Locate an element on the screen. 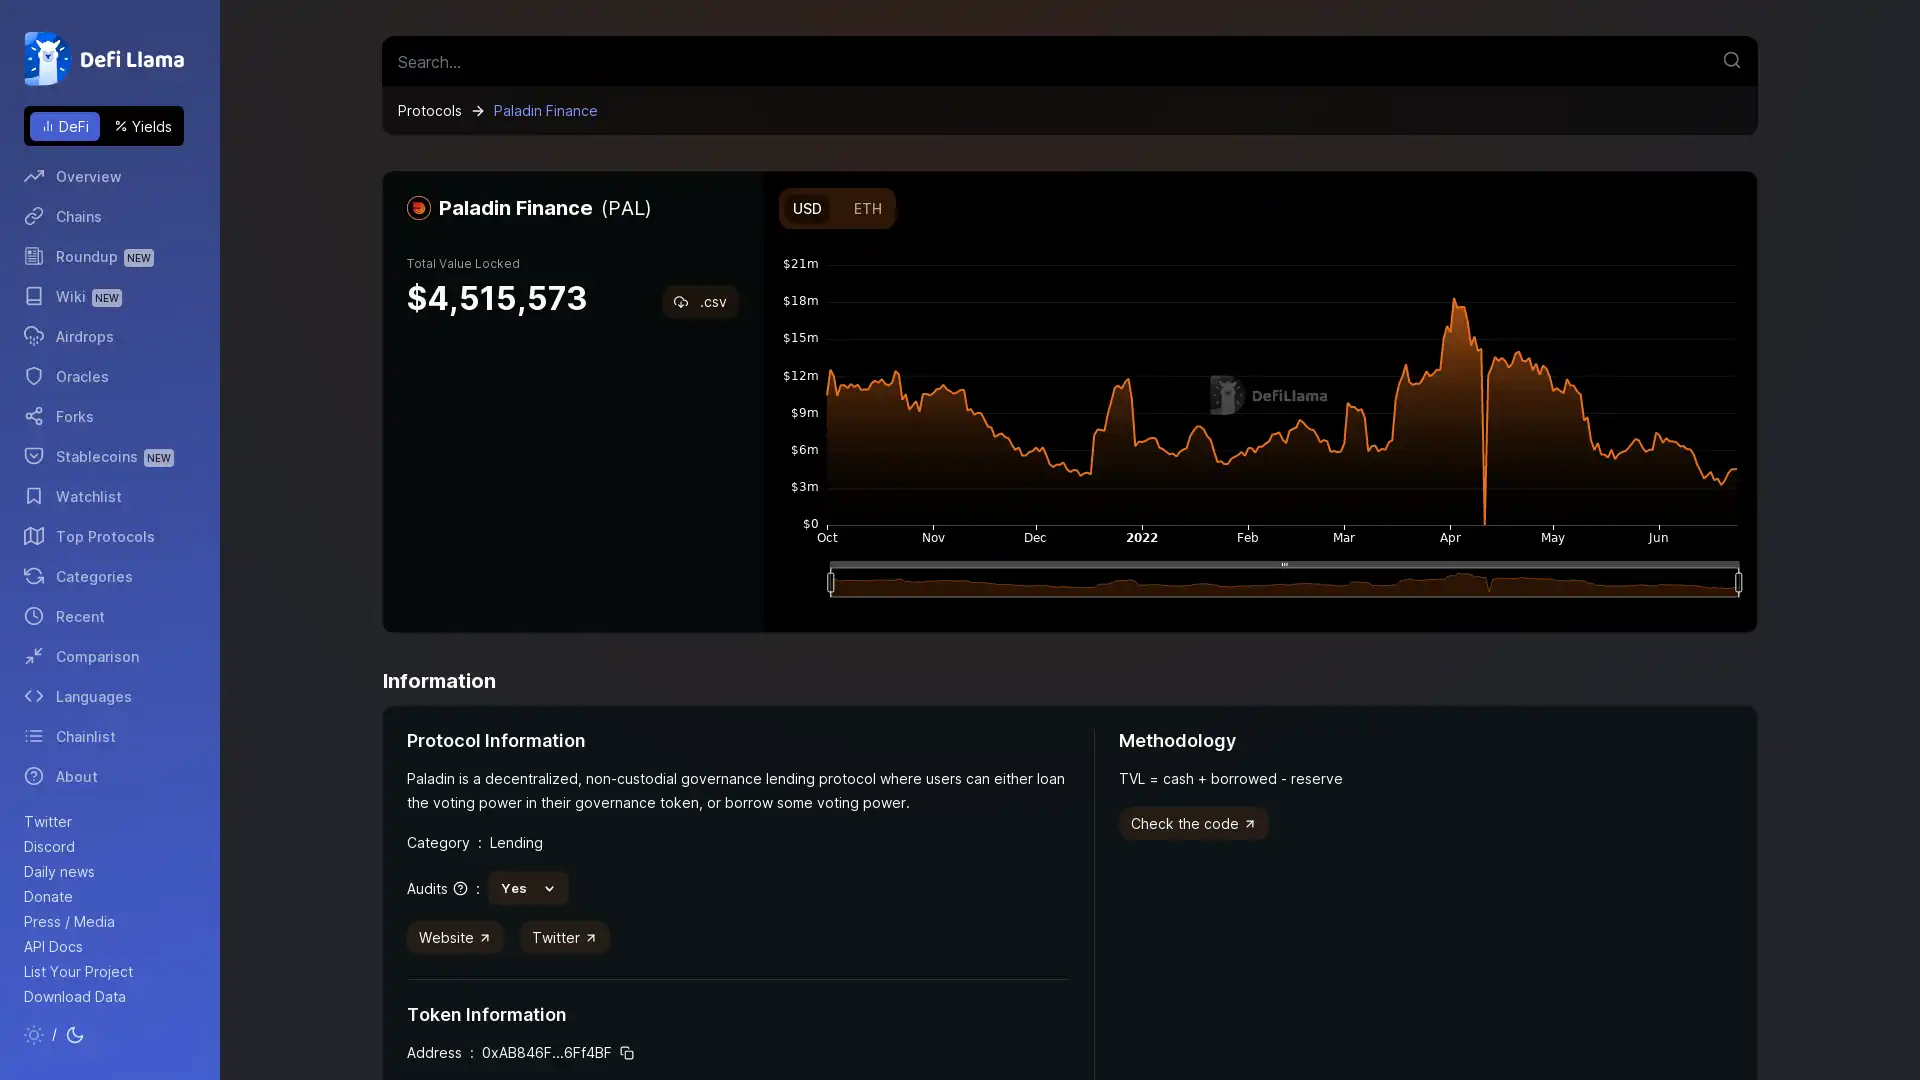 This screenshot has width=1920, height=1080. Audits are not a guarantee of security. is located at coordinates (435, 886).